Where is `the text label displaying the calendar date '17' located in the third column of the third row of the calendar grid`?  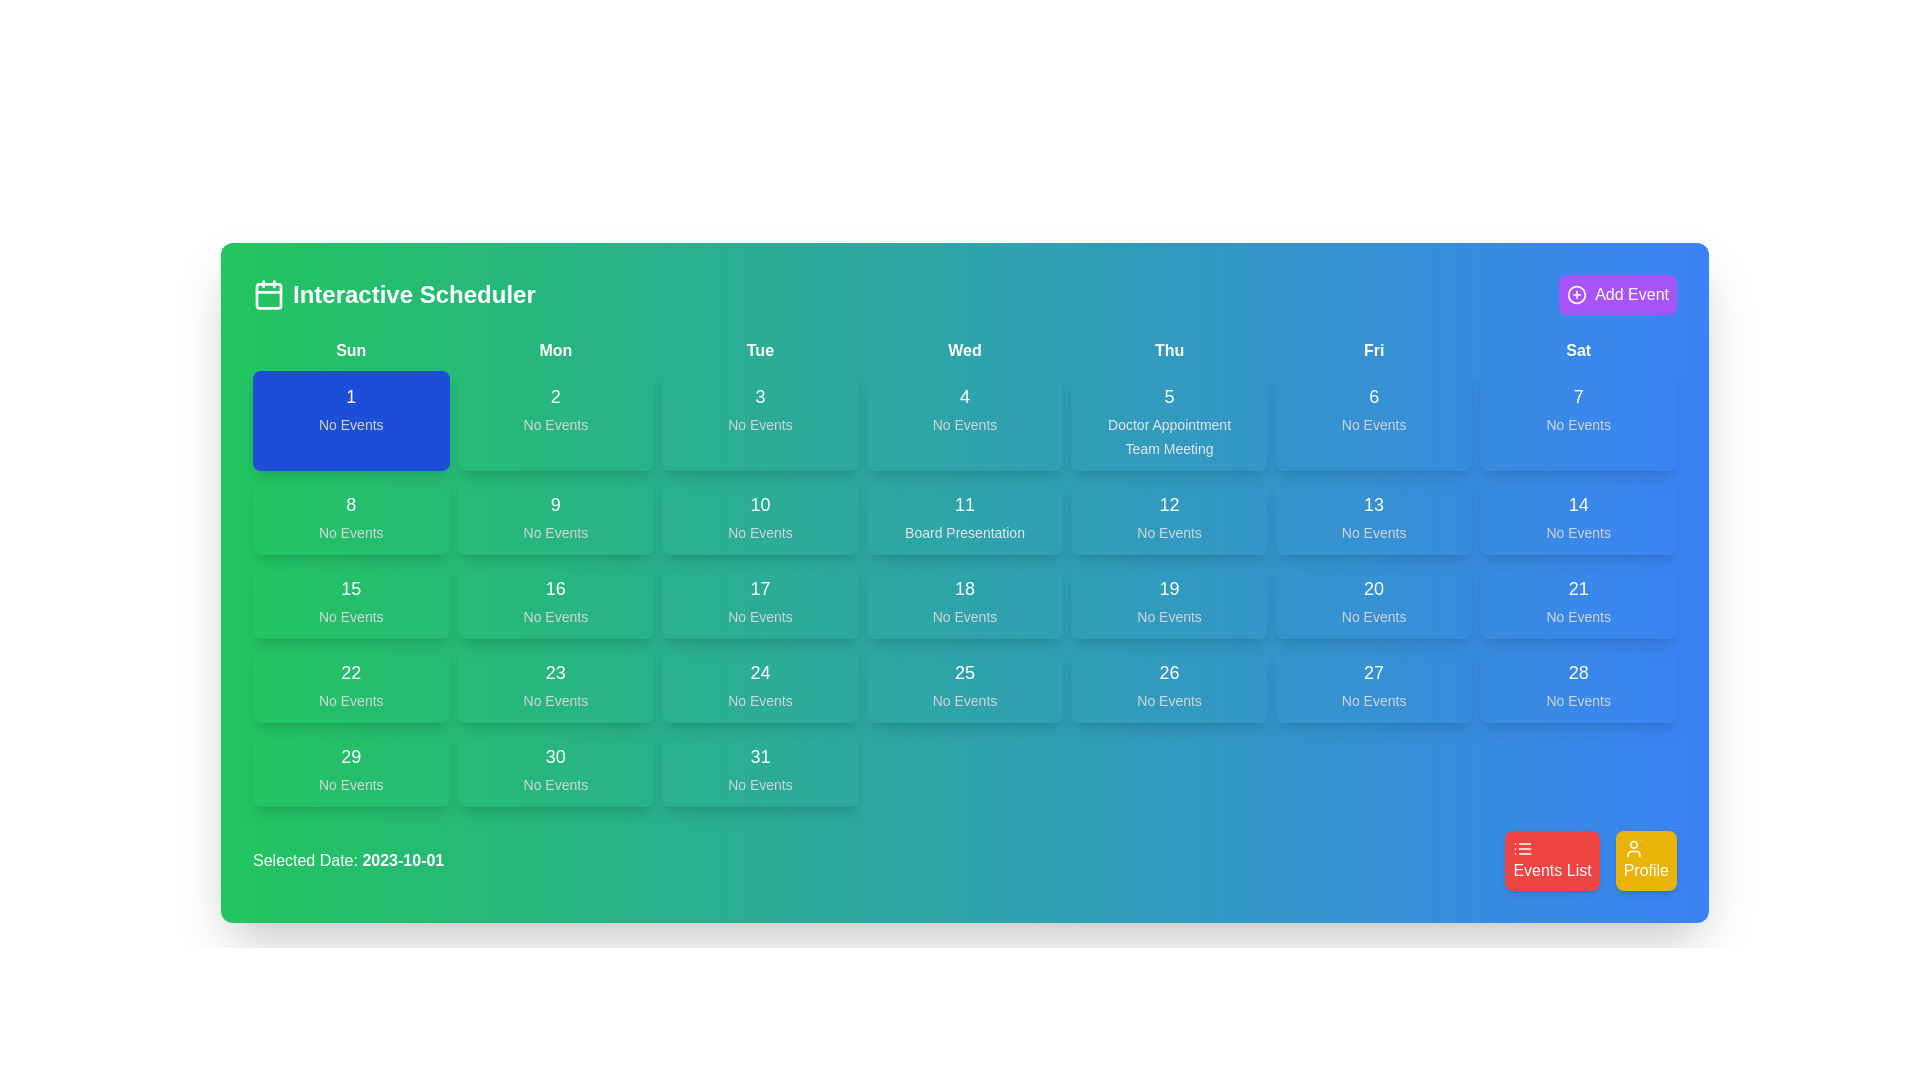 the text label displaying the calendar date '17' located in the third column of the third row of the calendar grid is located at coordinates (759, 588).